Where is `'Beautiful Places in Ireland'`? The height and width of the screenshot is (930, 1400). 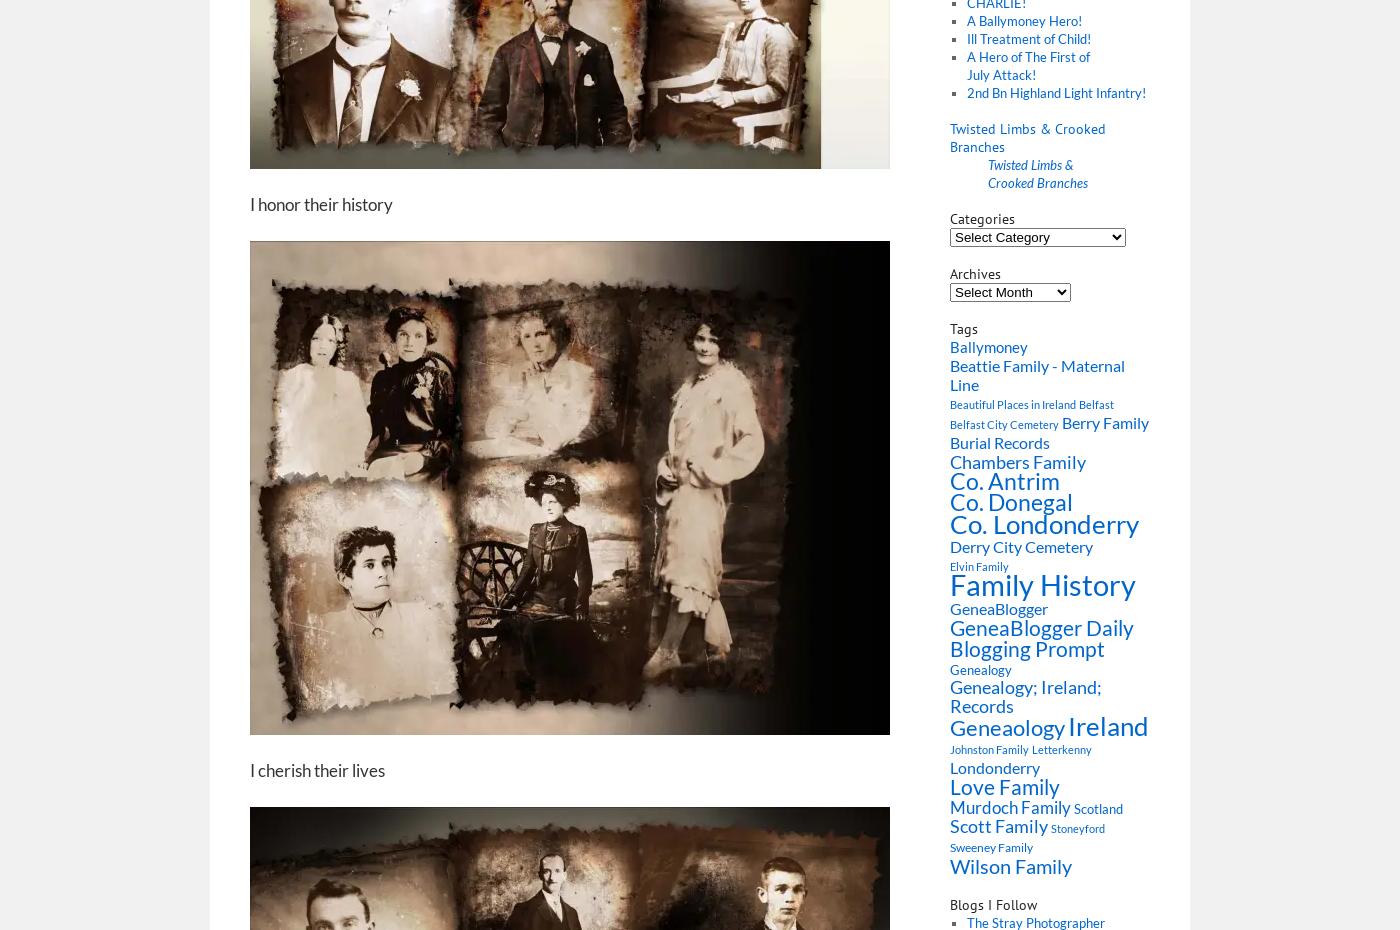 'Beautiful Places in Ireland' is located at coordinates (1013, 404).